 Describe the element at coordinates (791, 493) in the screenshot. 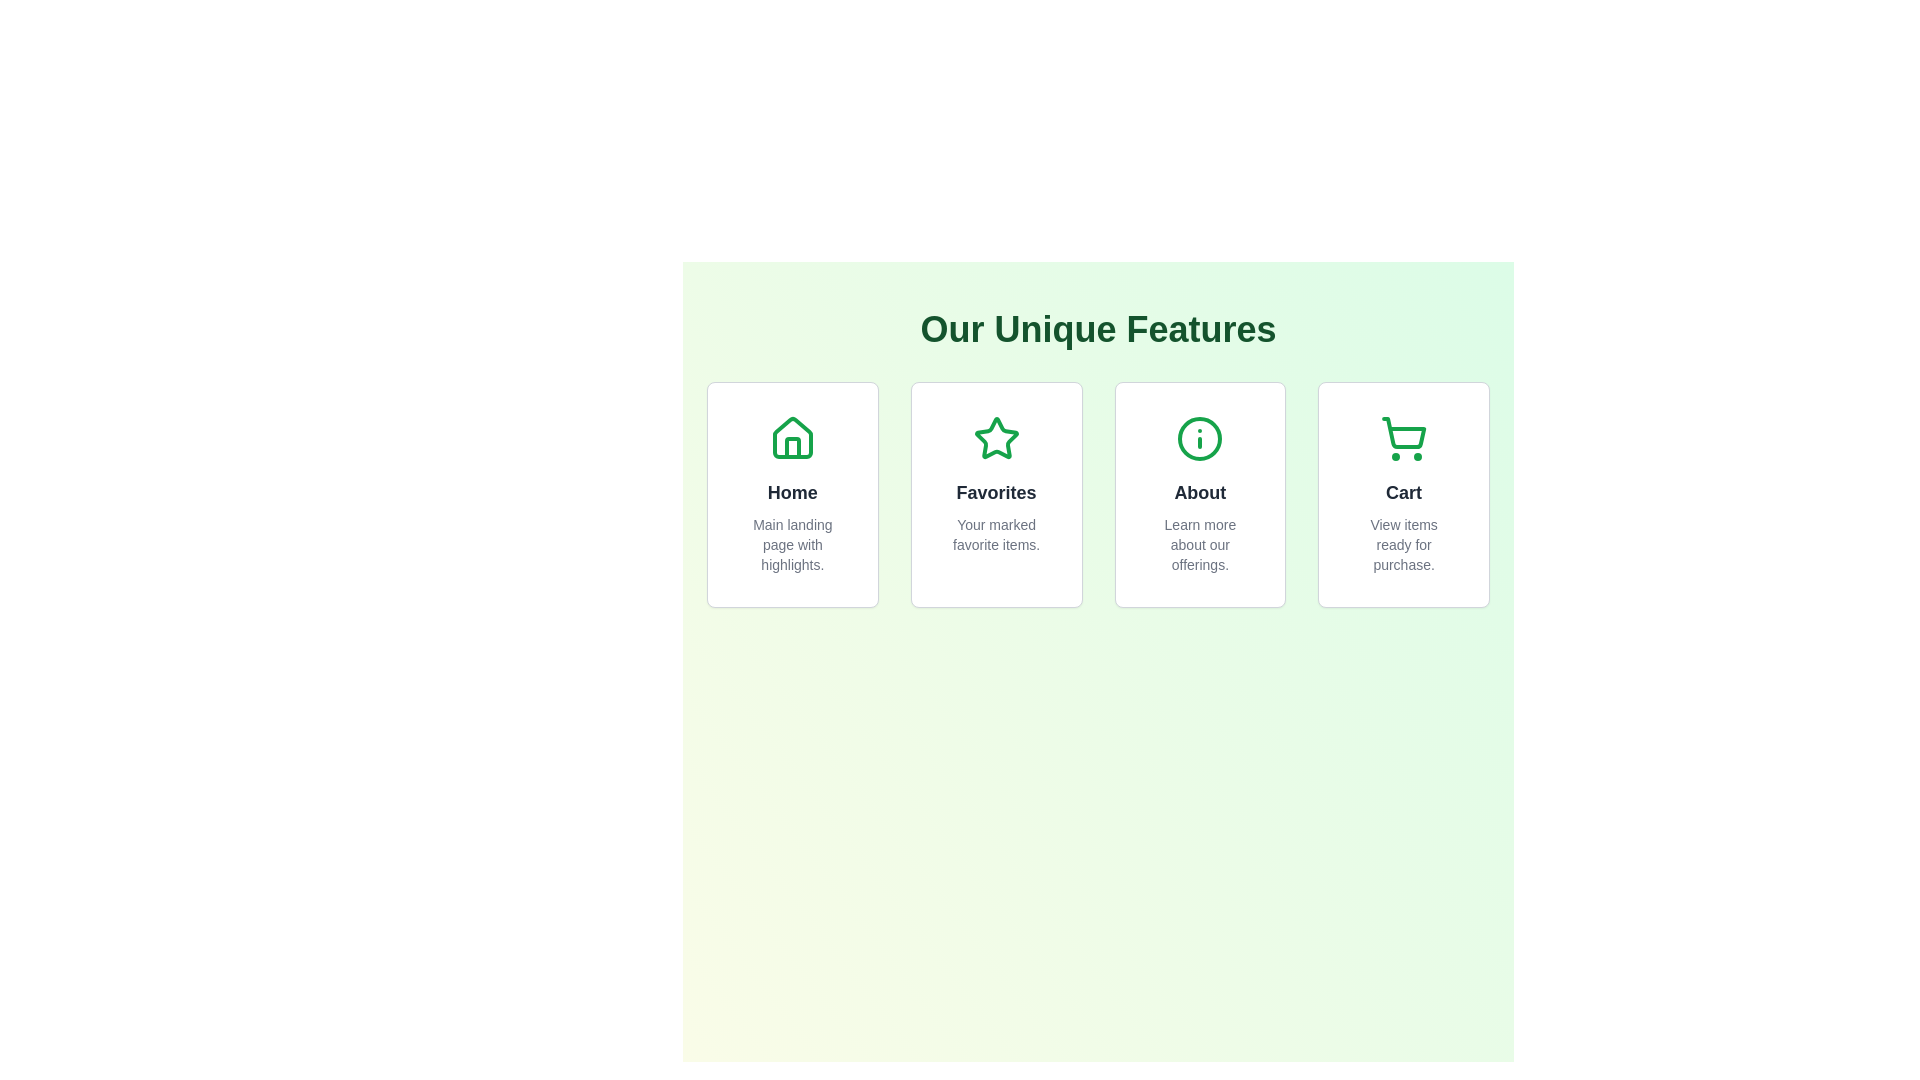

I see `the prominently styled text label containing the word 'Home', which is bold, center-aligned, and dark gray, located within a rectangular card to the leftmost side of four similar cards` at that location.